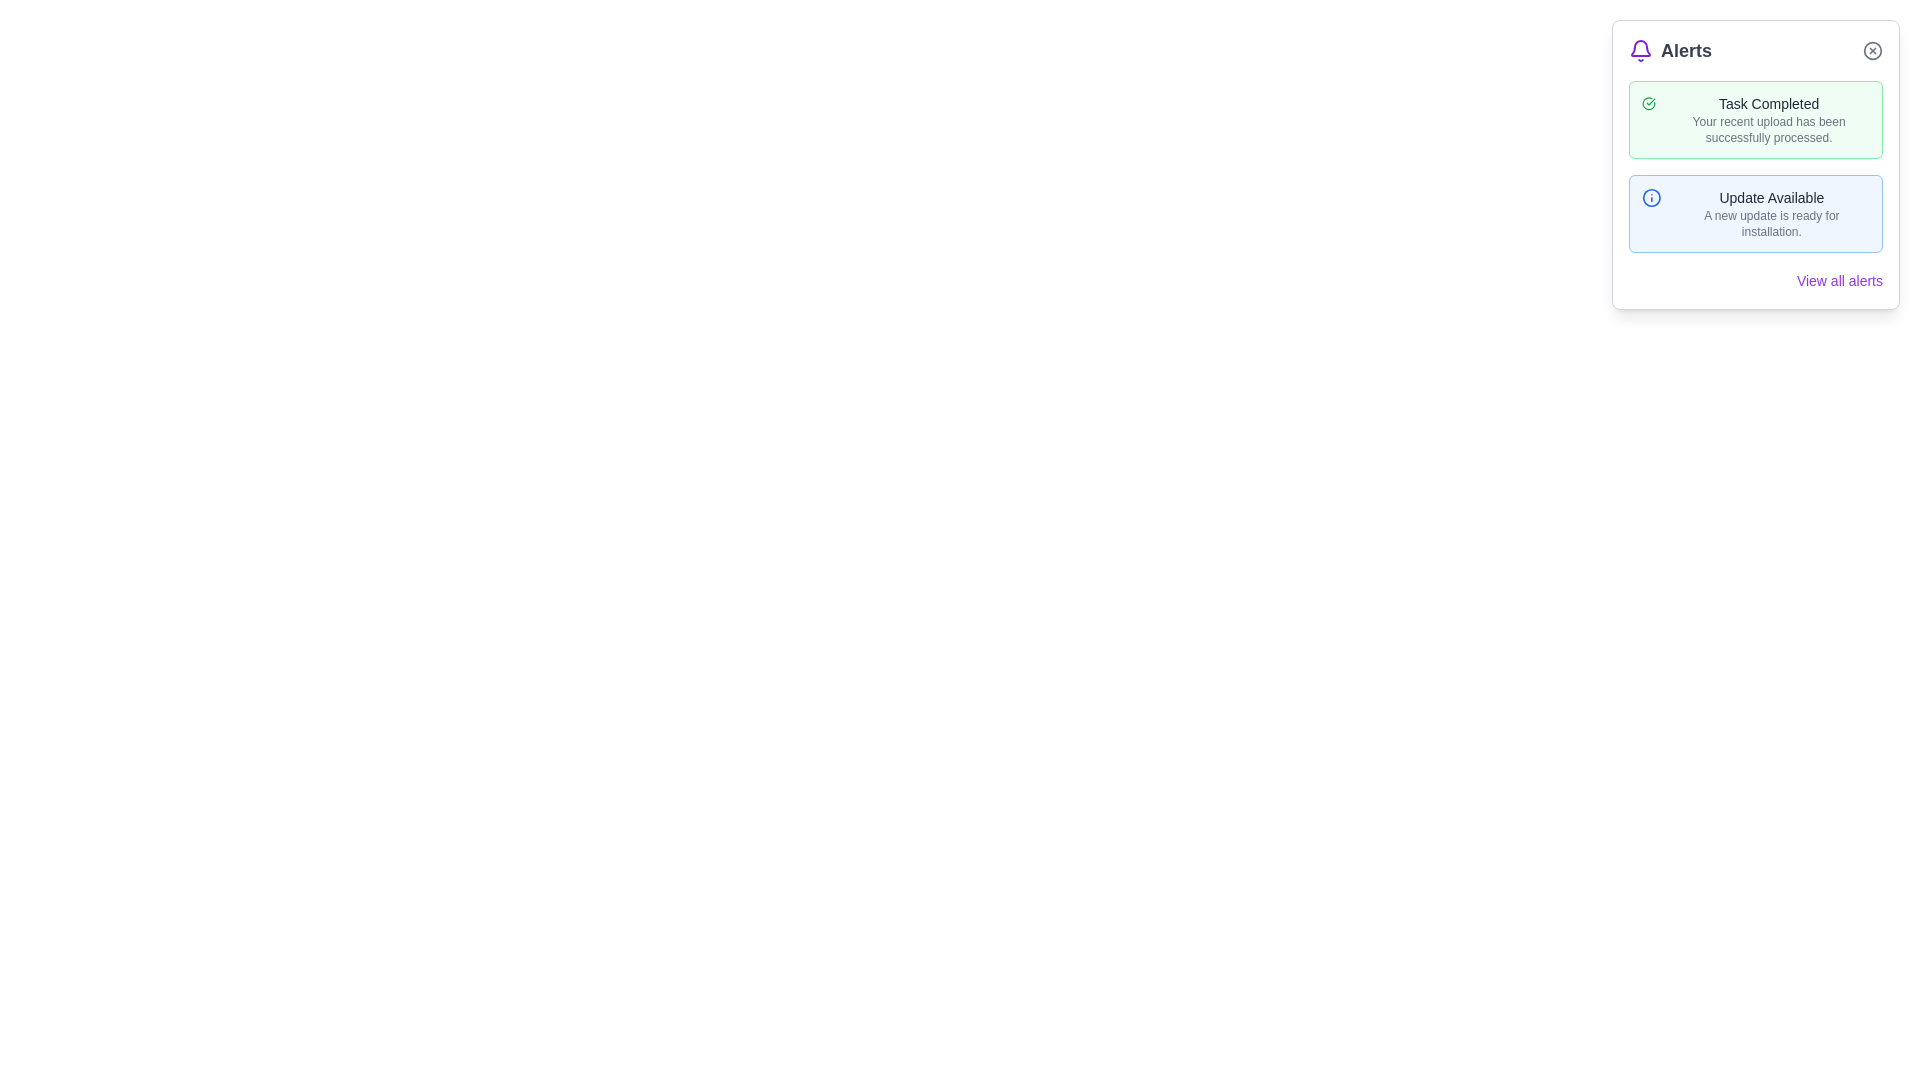 This screenshot has height=1080, width=1920. I want to click on the text element that states 'A new update is ready for installation.' which is styled with a small gray font and is located below the heading 'Update Available' in the notification banner, so click(1771, 223).